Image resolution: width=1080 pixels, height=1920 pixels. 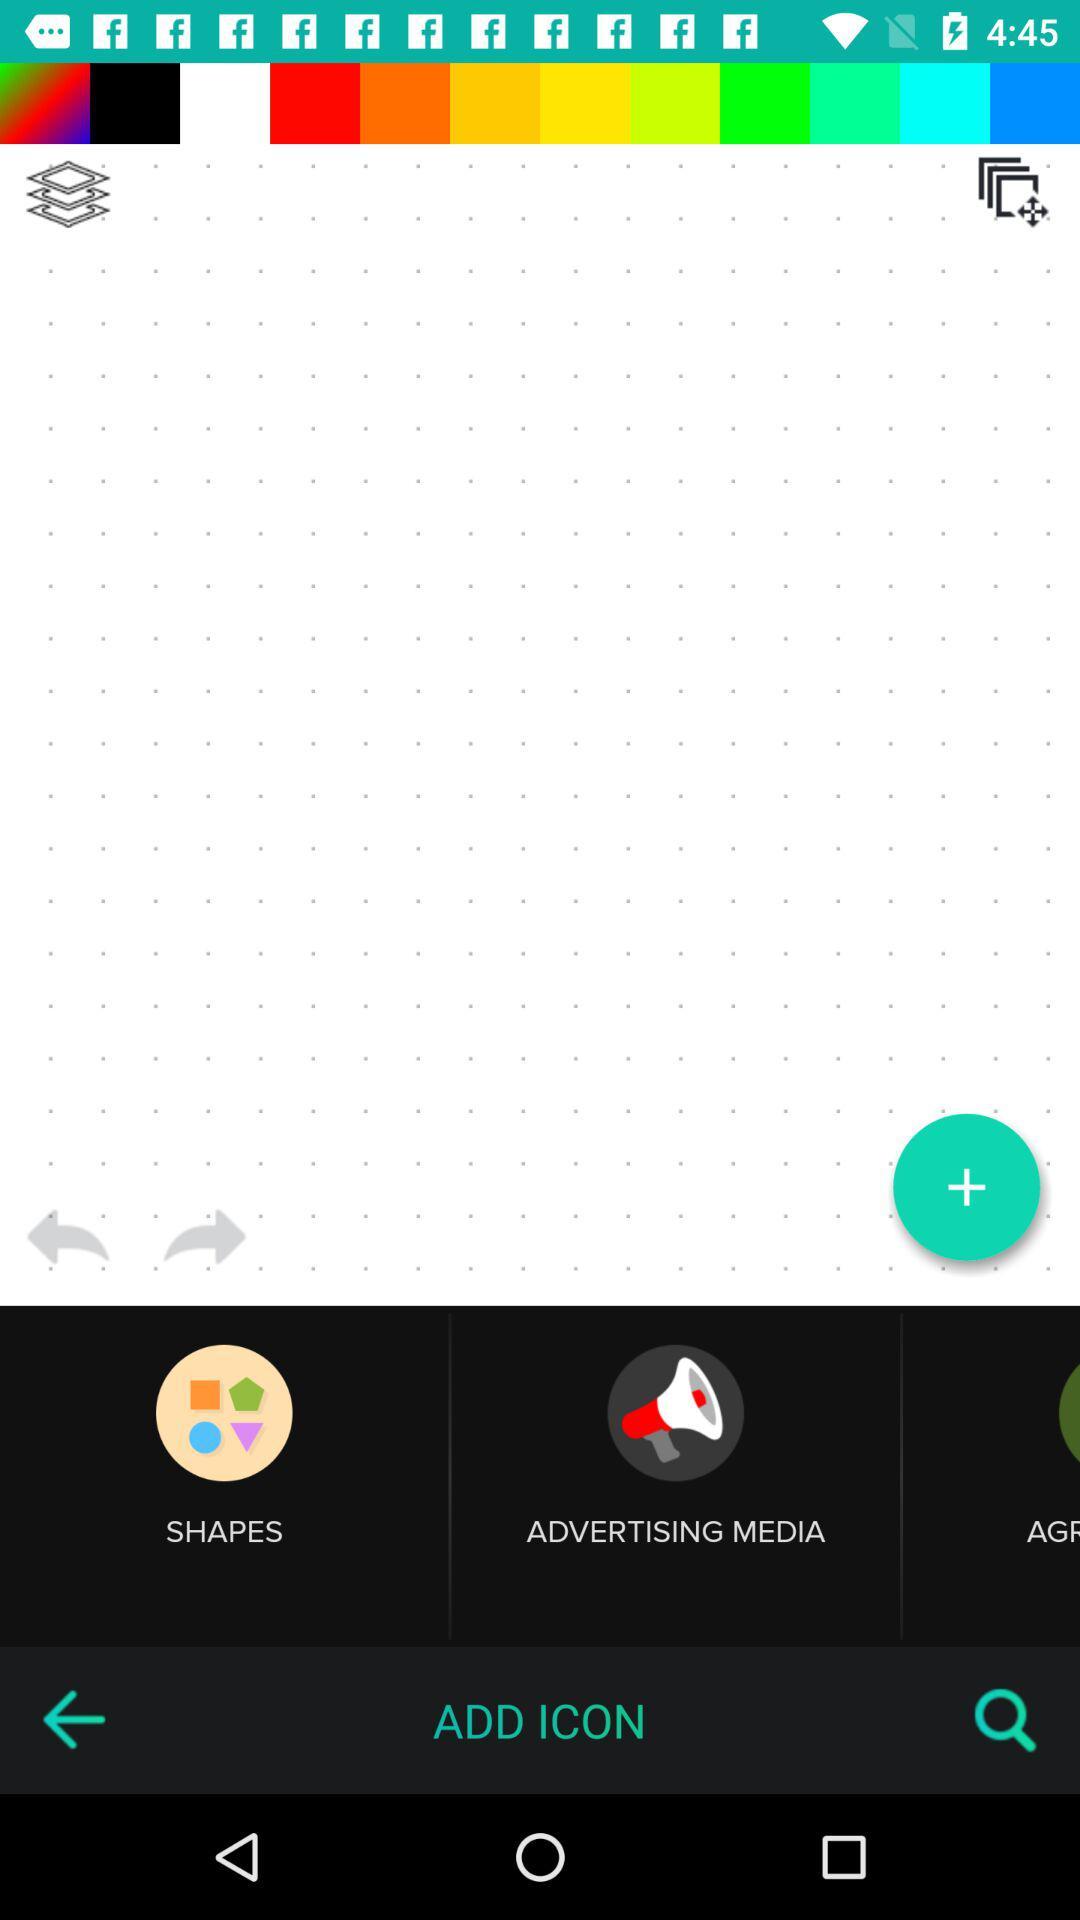 What do you see at coordinates (72, 1719) in the screenshot?
I see `shows reverse aeromark` at bounding box center [72, 1719].